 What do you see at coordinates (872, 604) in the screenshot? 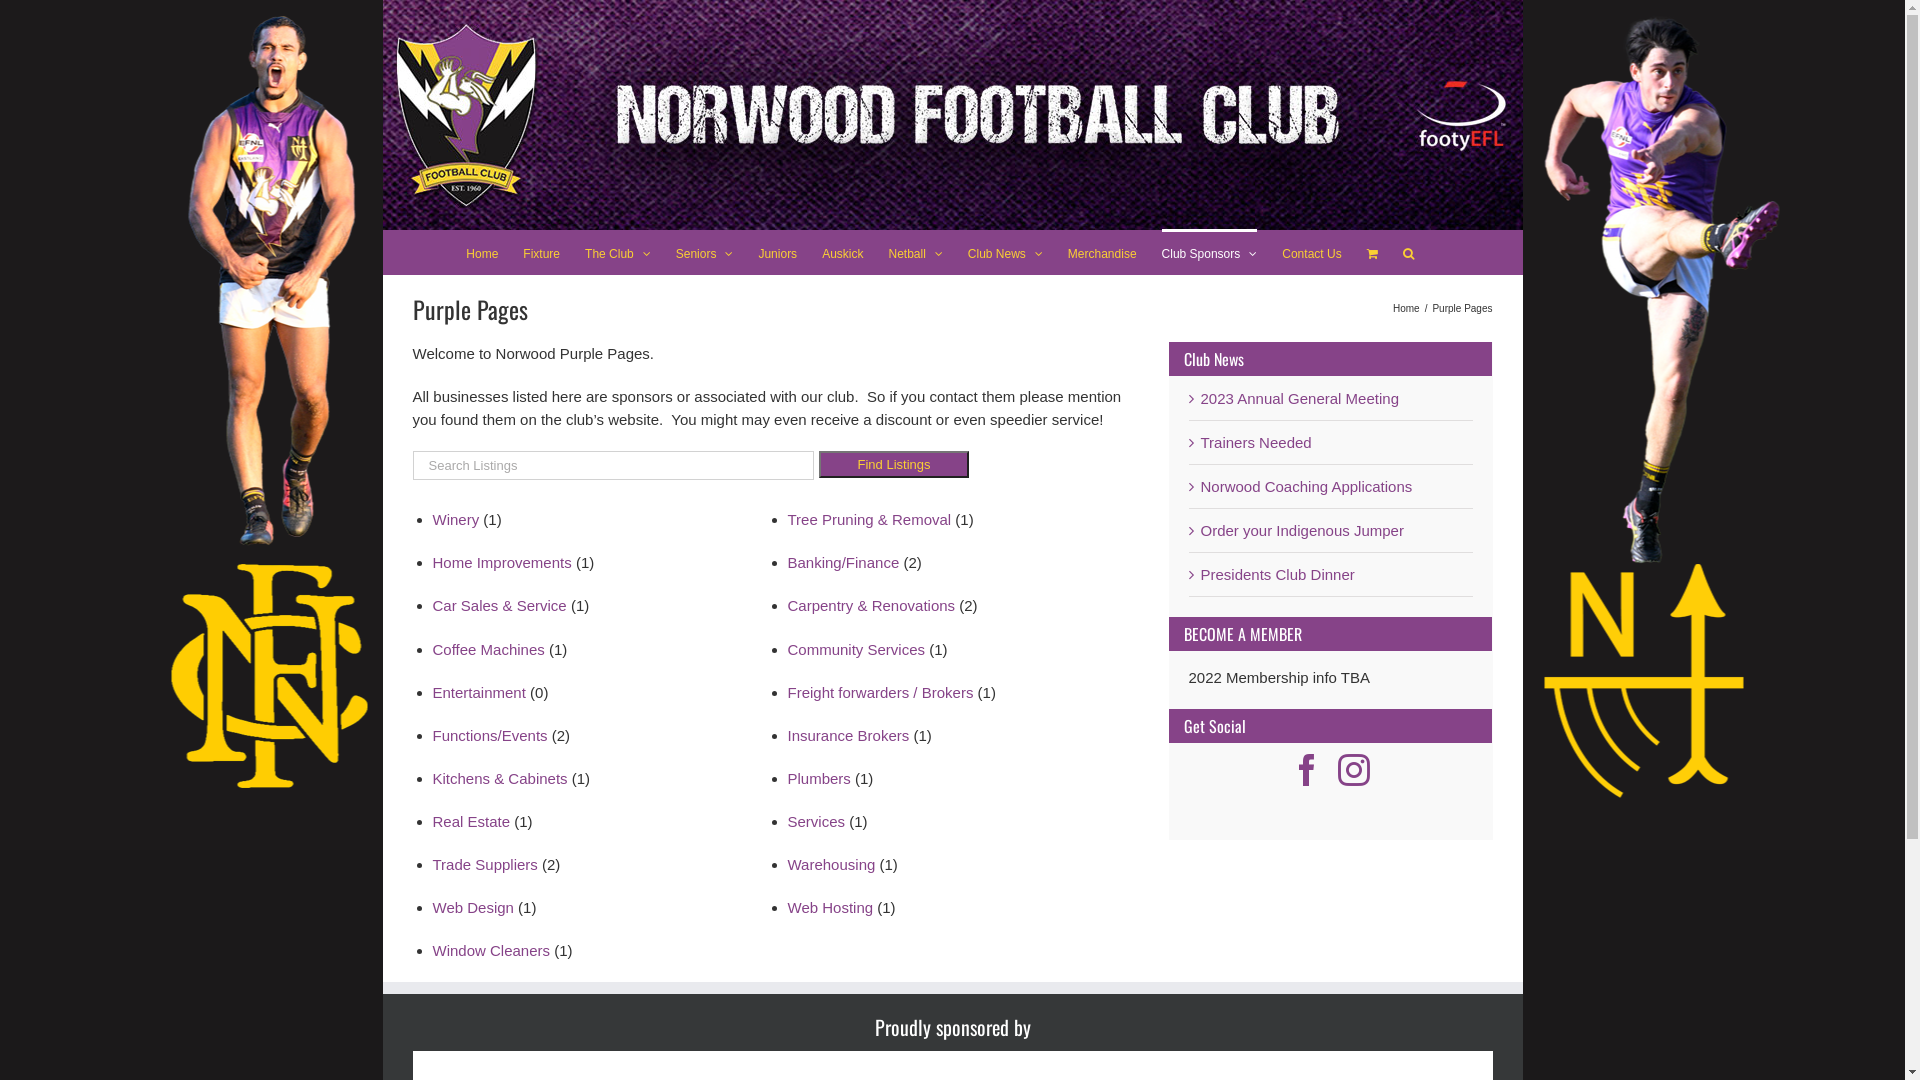
I see `'Carpentry & Renovations'` at bounding box center [872, 604].